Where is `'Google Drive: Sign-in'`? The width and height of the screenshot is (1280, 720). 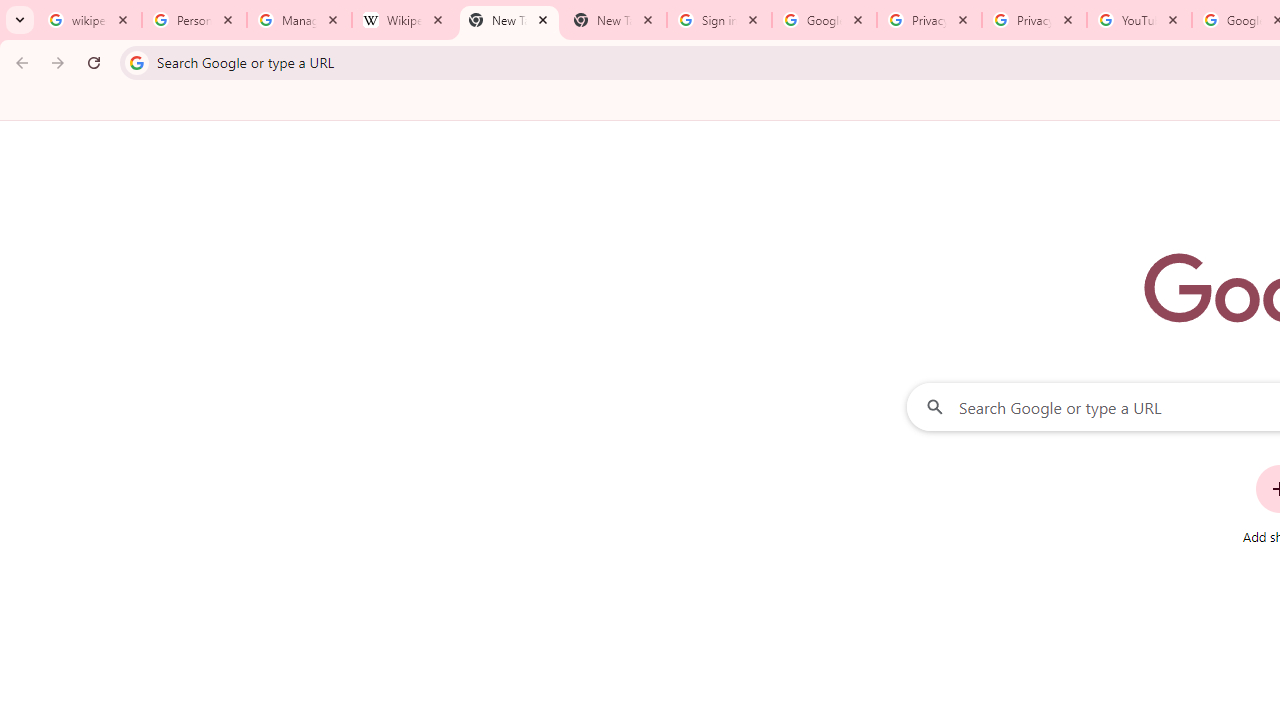
'Google Drive: Sign-in' is located at coordinates (824, 20).